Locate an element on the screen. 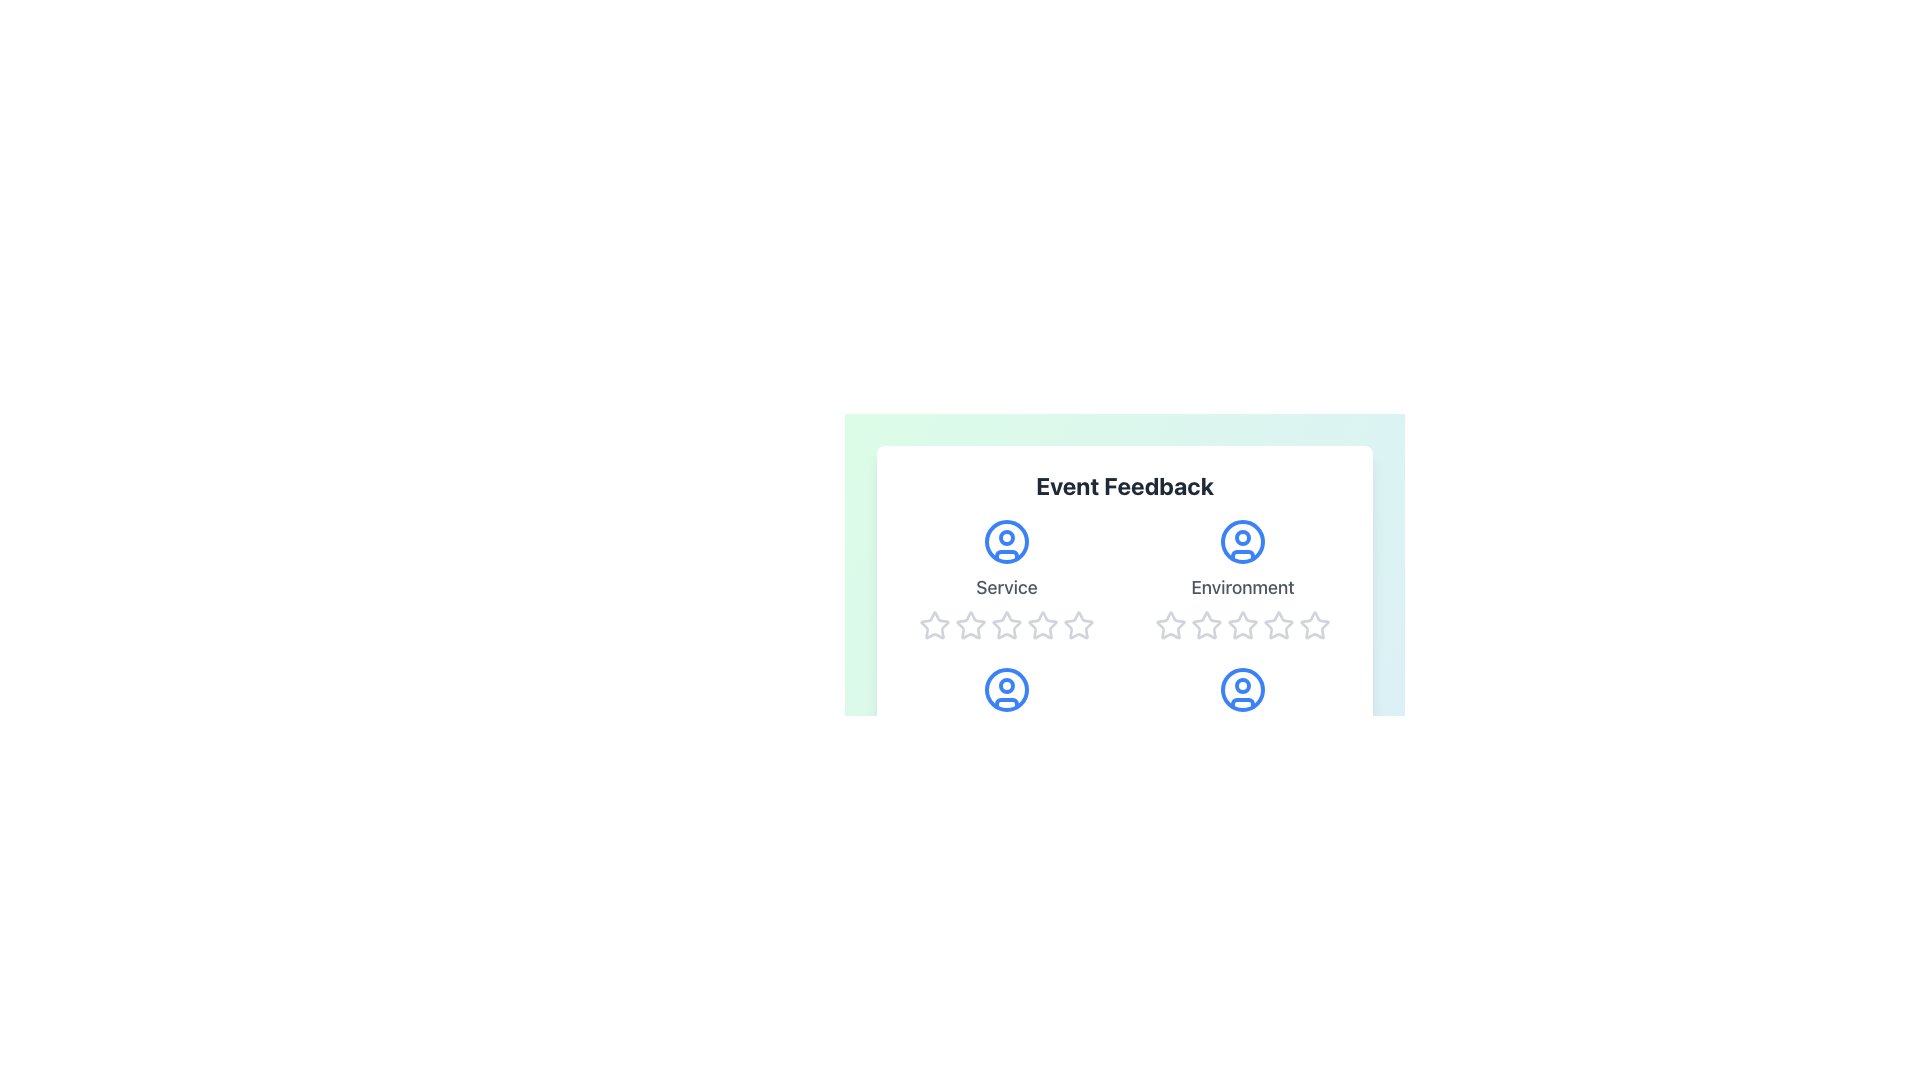  the second star icon in the 'Environment' feedback section is located at coordinates (1205, 624).